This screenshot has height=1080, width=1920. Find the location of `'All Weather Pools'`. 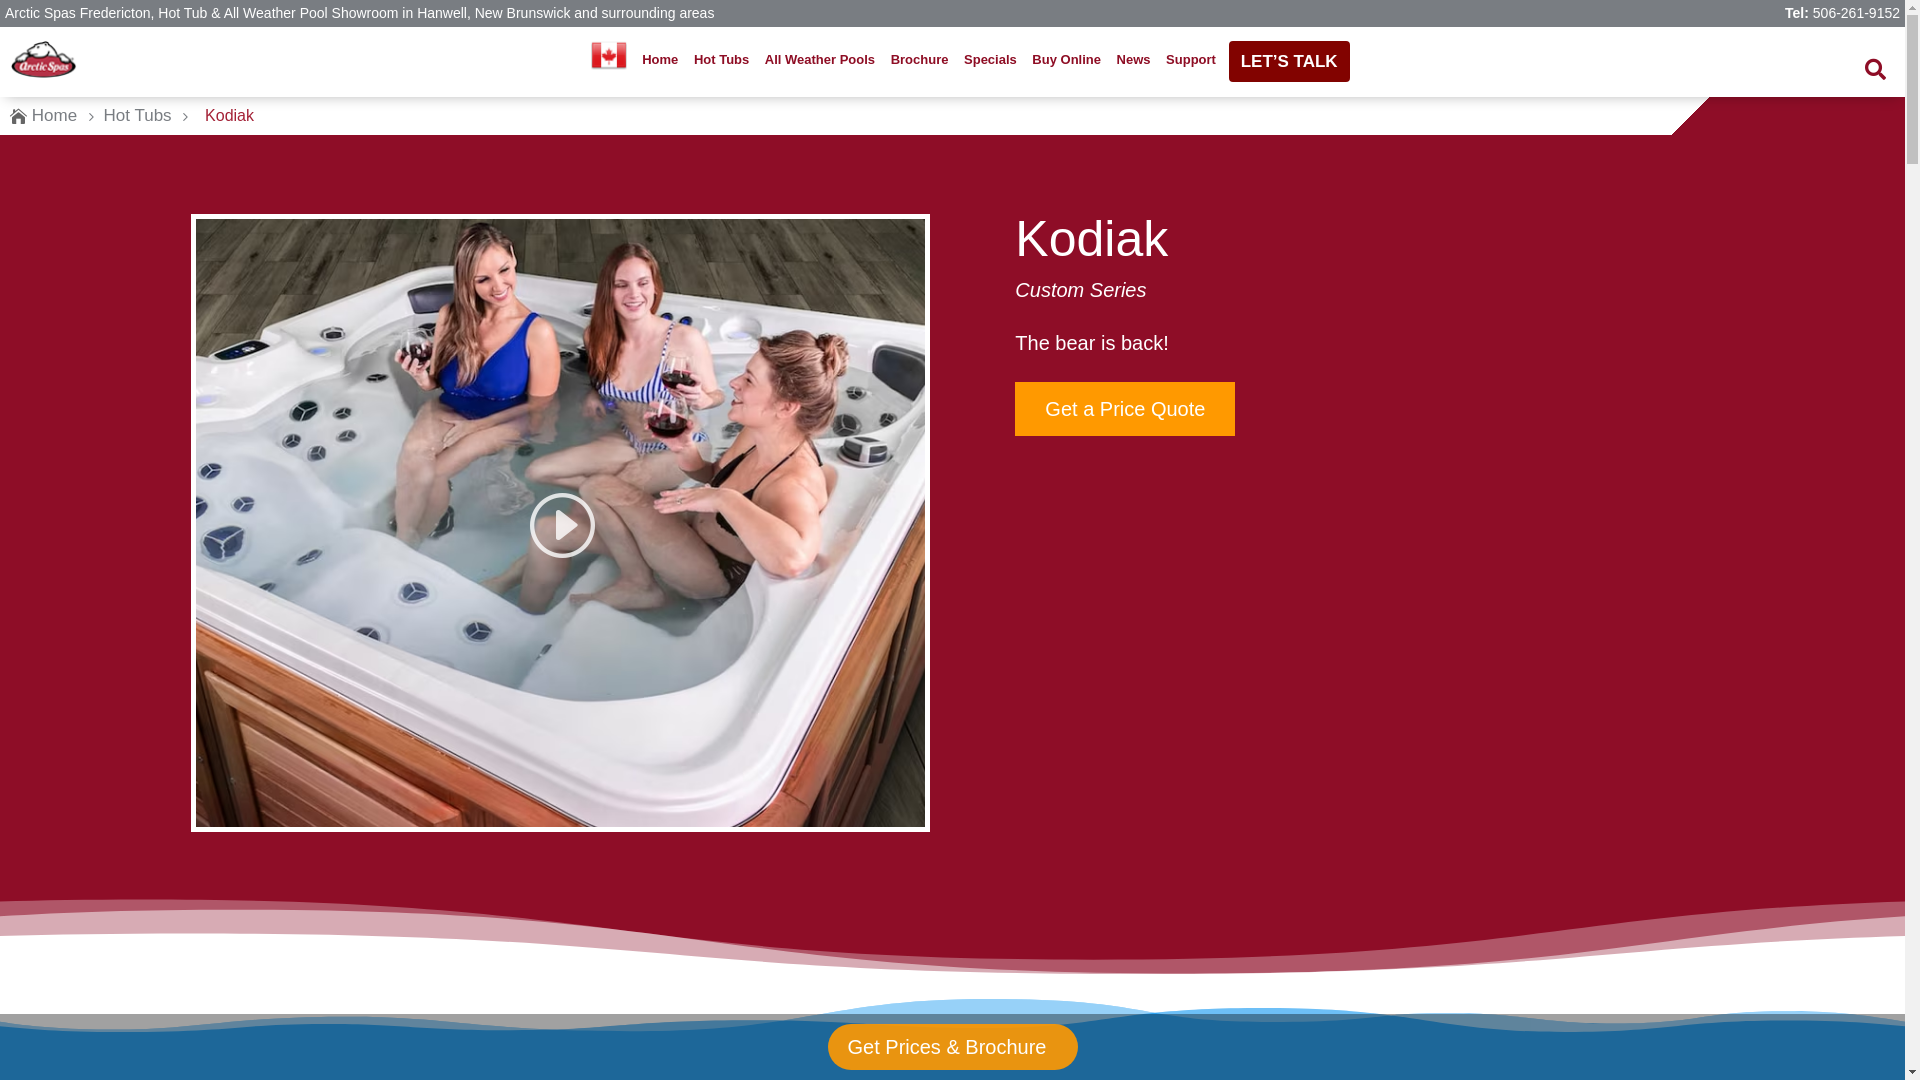

'All Weather Pools' is located at coordinates (820, 58).